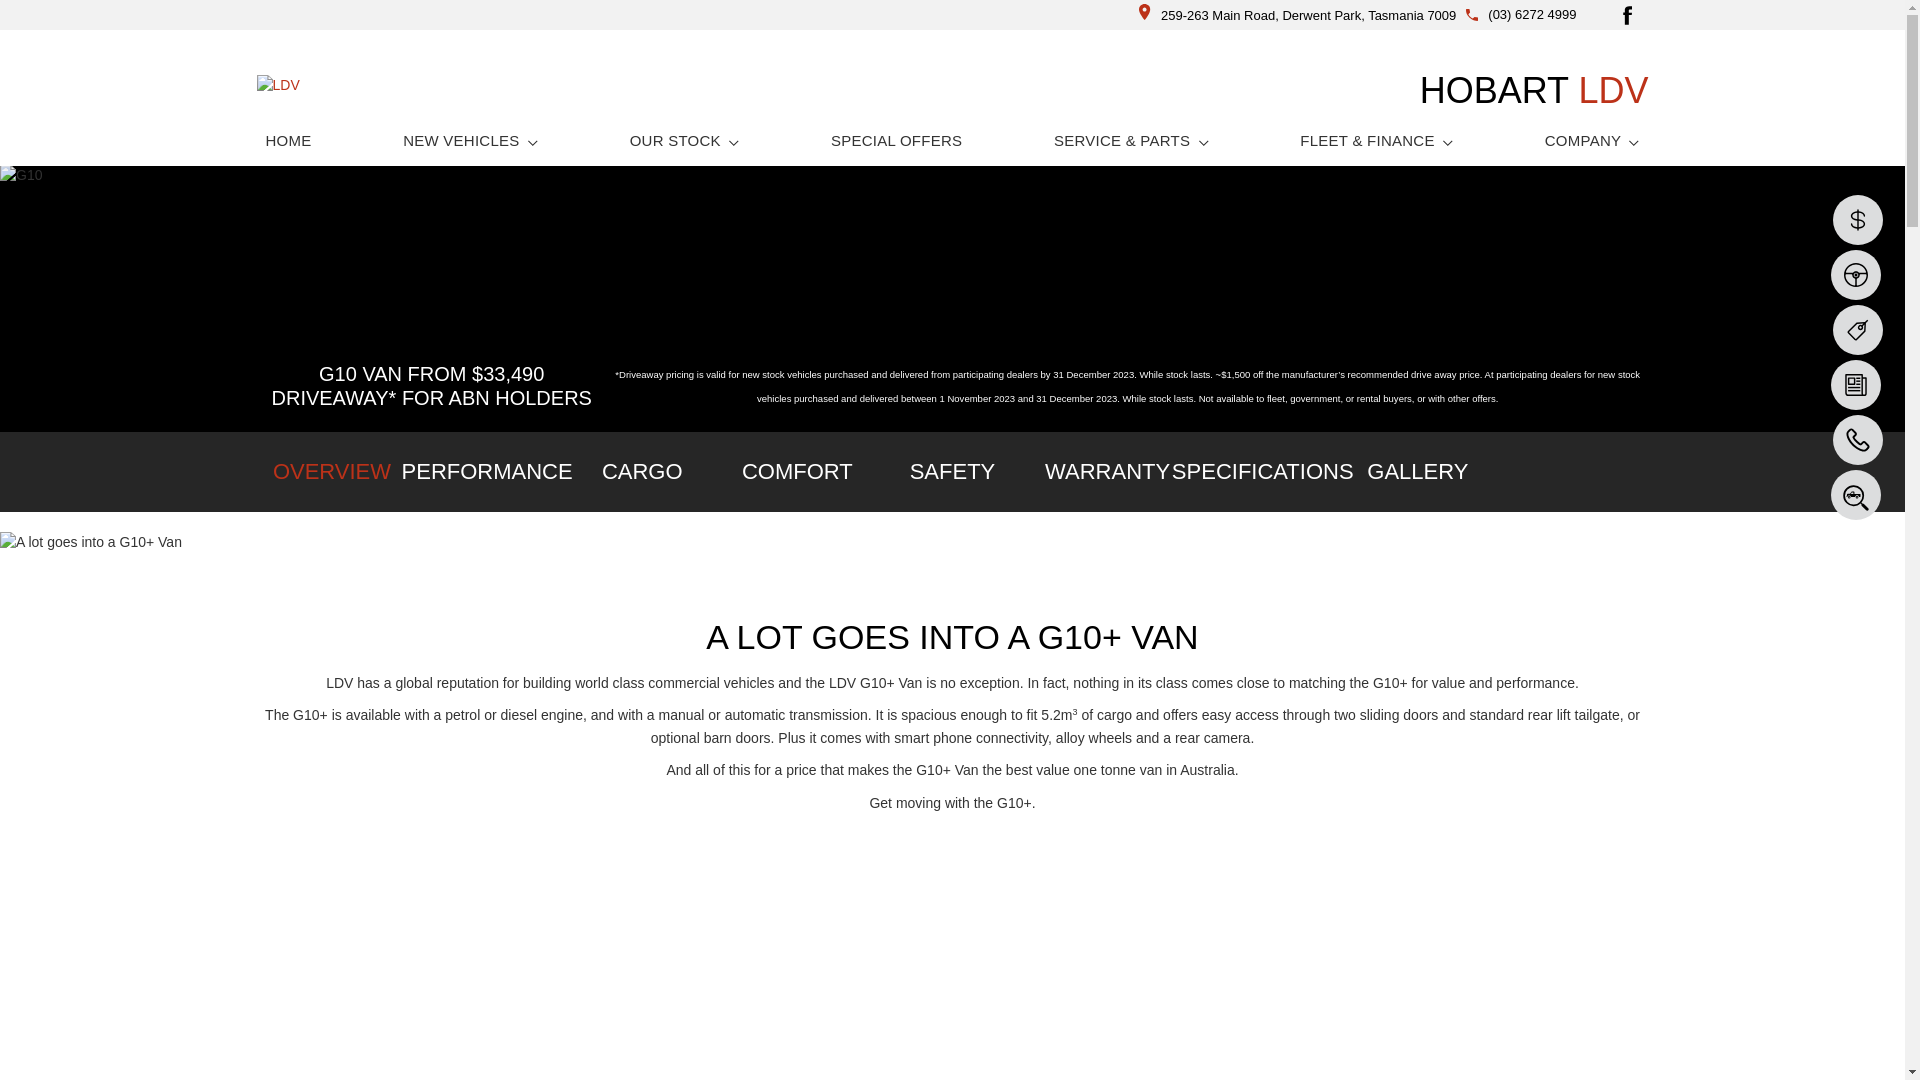 The image size is (1920, 1080). What do you see at coordinates (469, 139) in the screenshot?
I see `'NEW VEHICLES'` at bounding box center [469, 139].